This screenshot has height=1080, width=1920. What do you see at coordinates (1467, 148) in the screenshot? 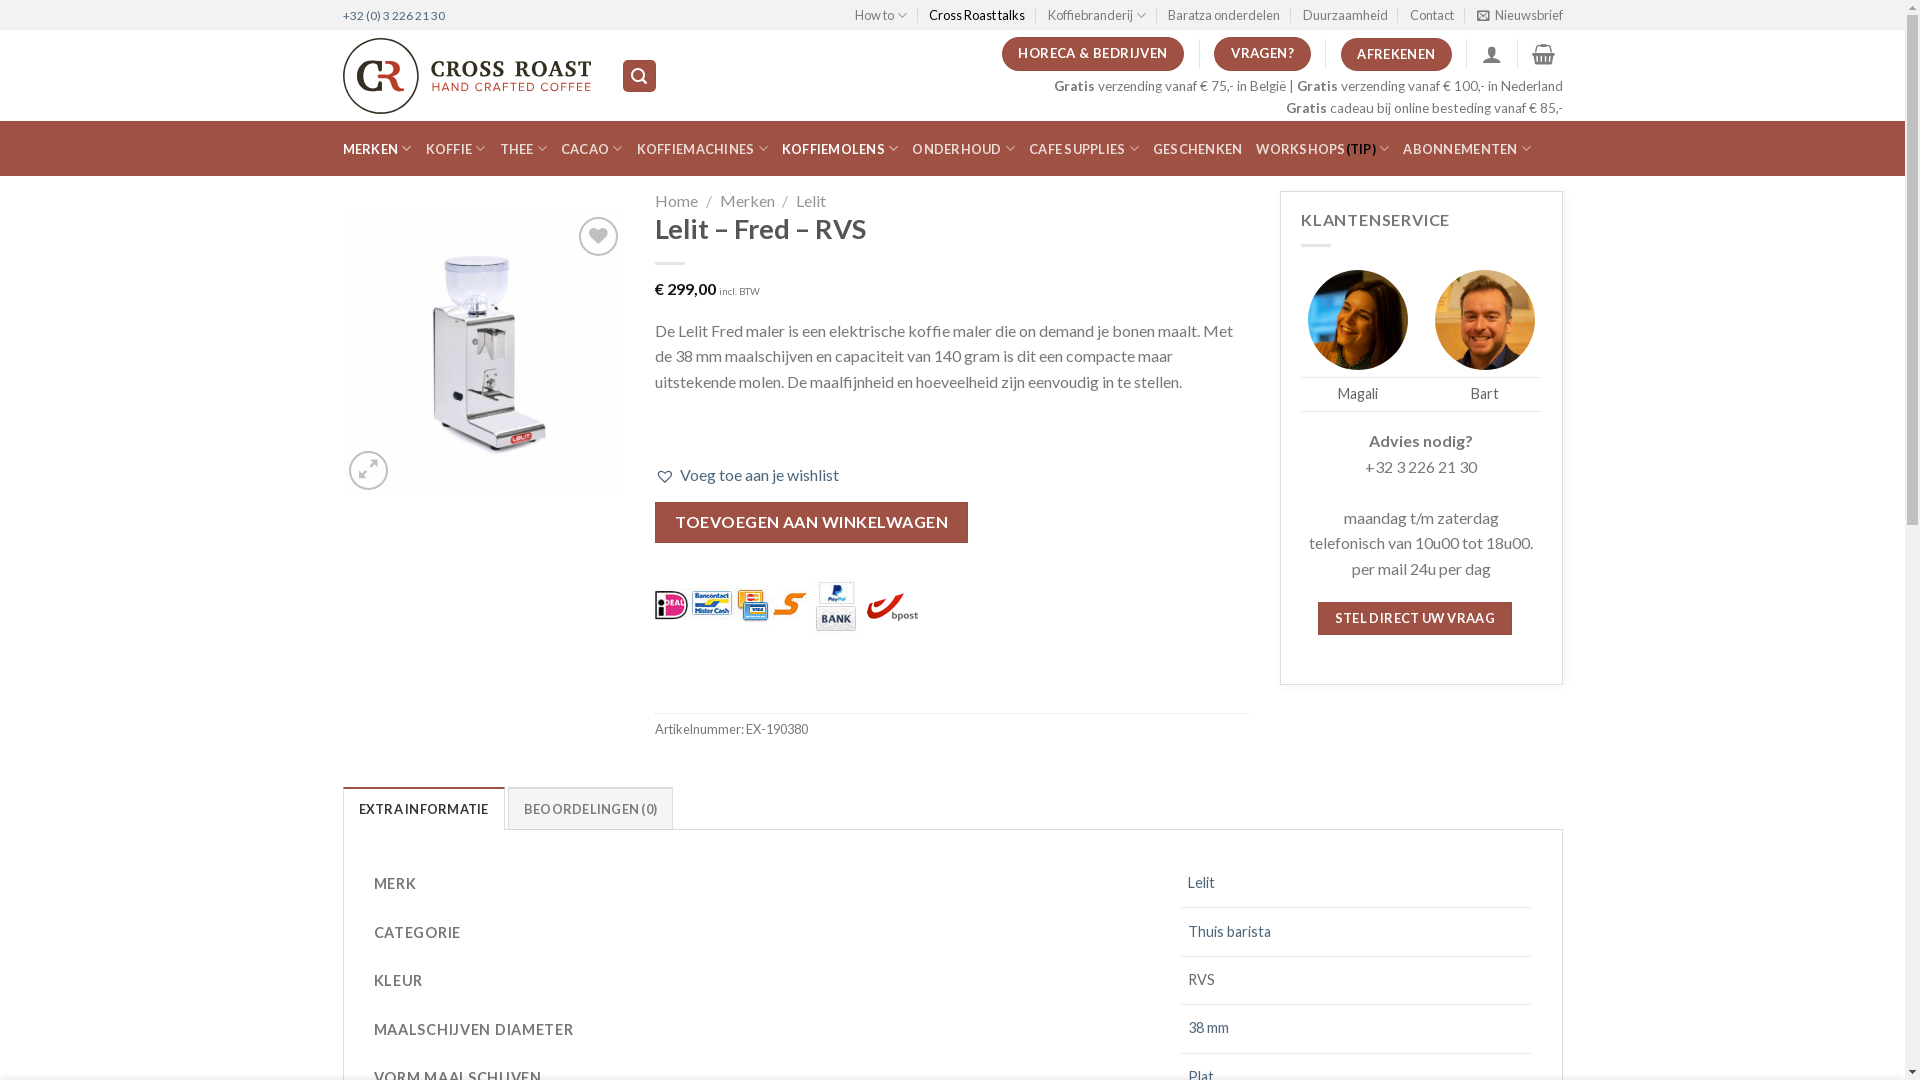
I see `'ABONNEMENTEN'` at bounding box center [1467, 148].